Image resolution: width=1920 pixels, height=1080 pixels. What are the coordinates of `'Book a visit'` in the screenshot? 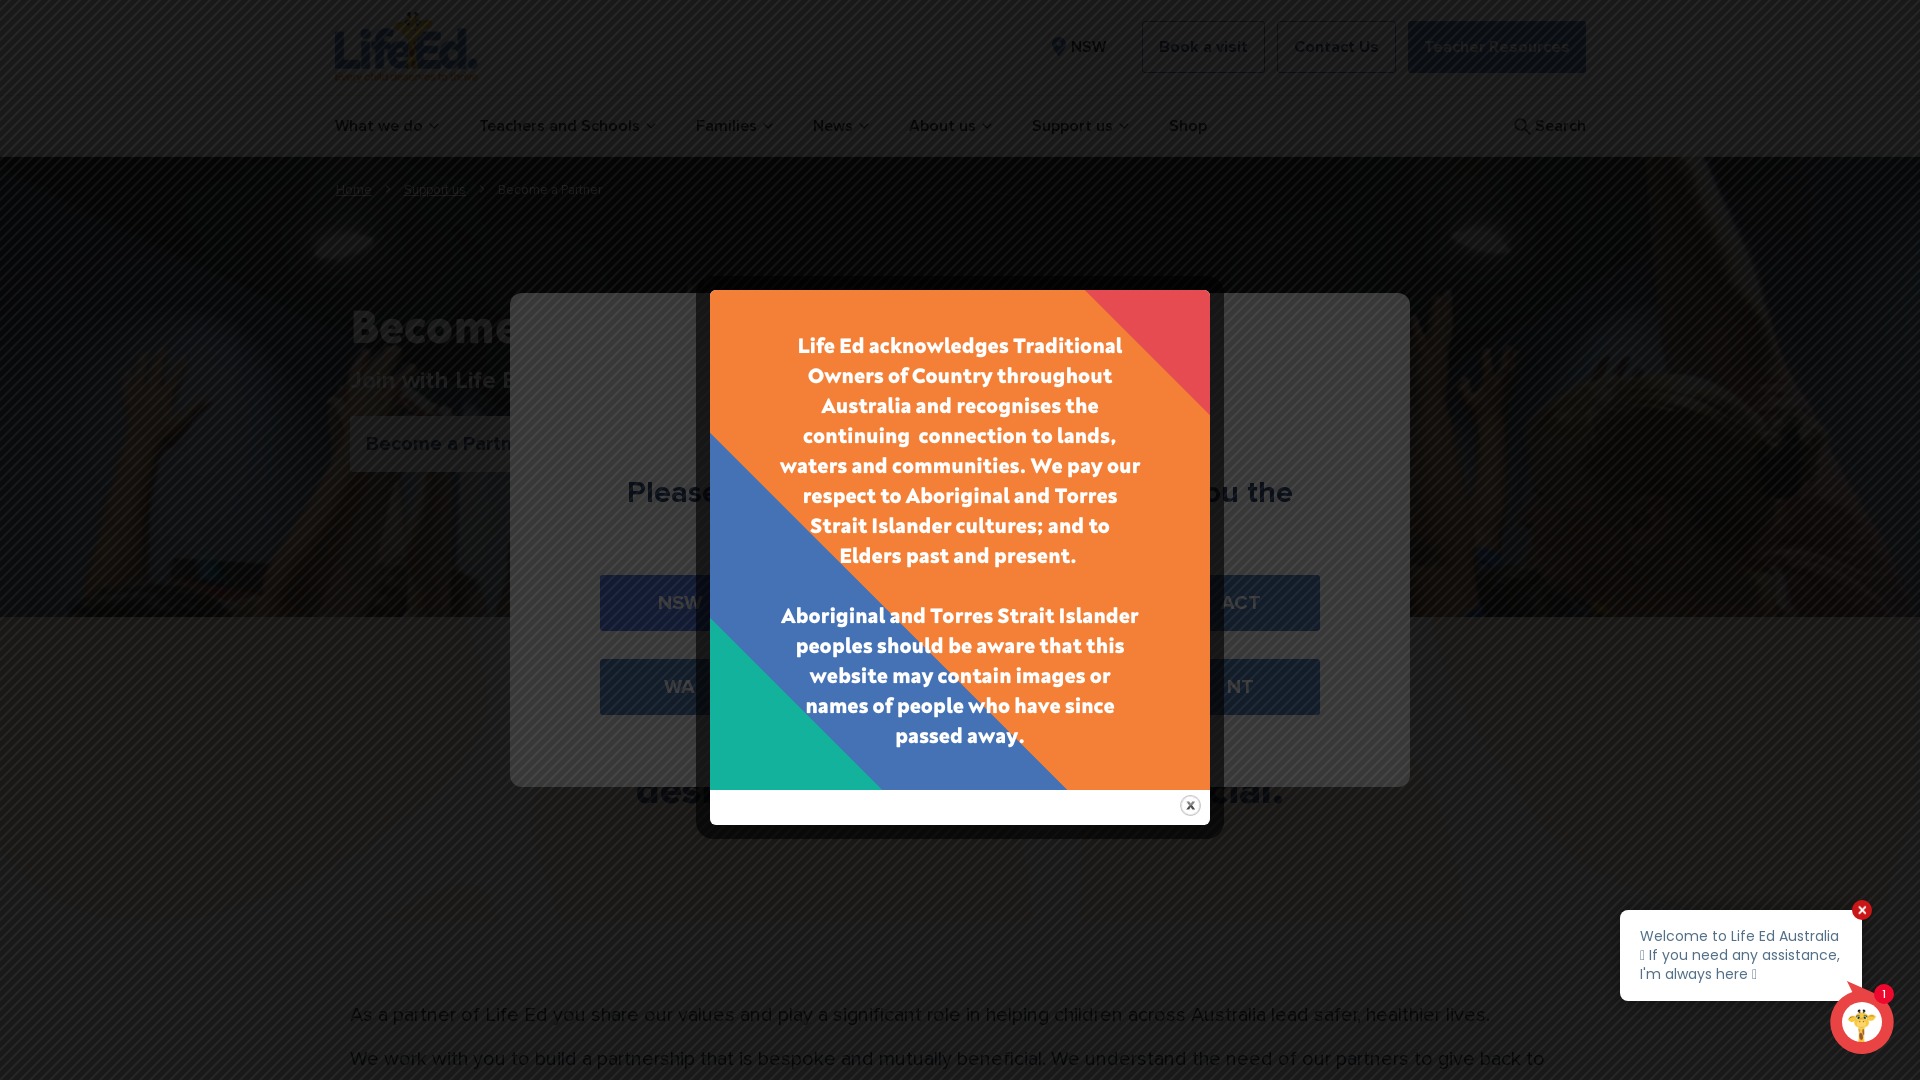 It's located at (1202, 45).